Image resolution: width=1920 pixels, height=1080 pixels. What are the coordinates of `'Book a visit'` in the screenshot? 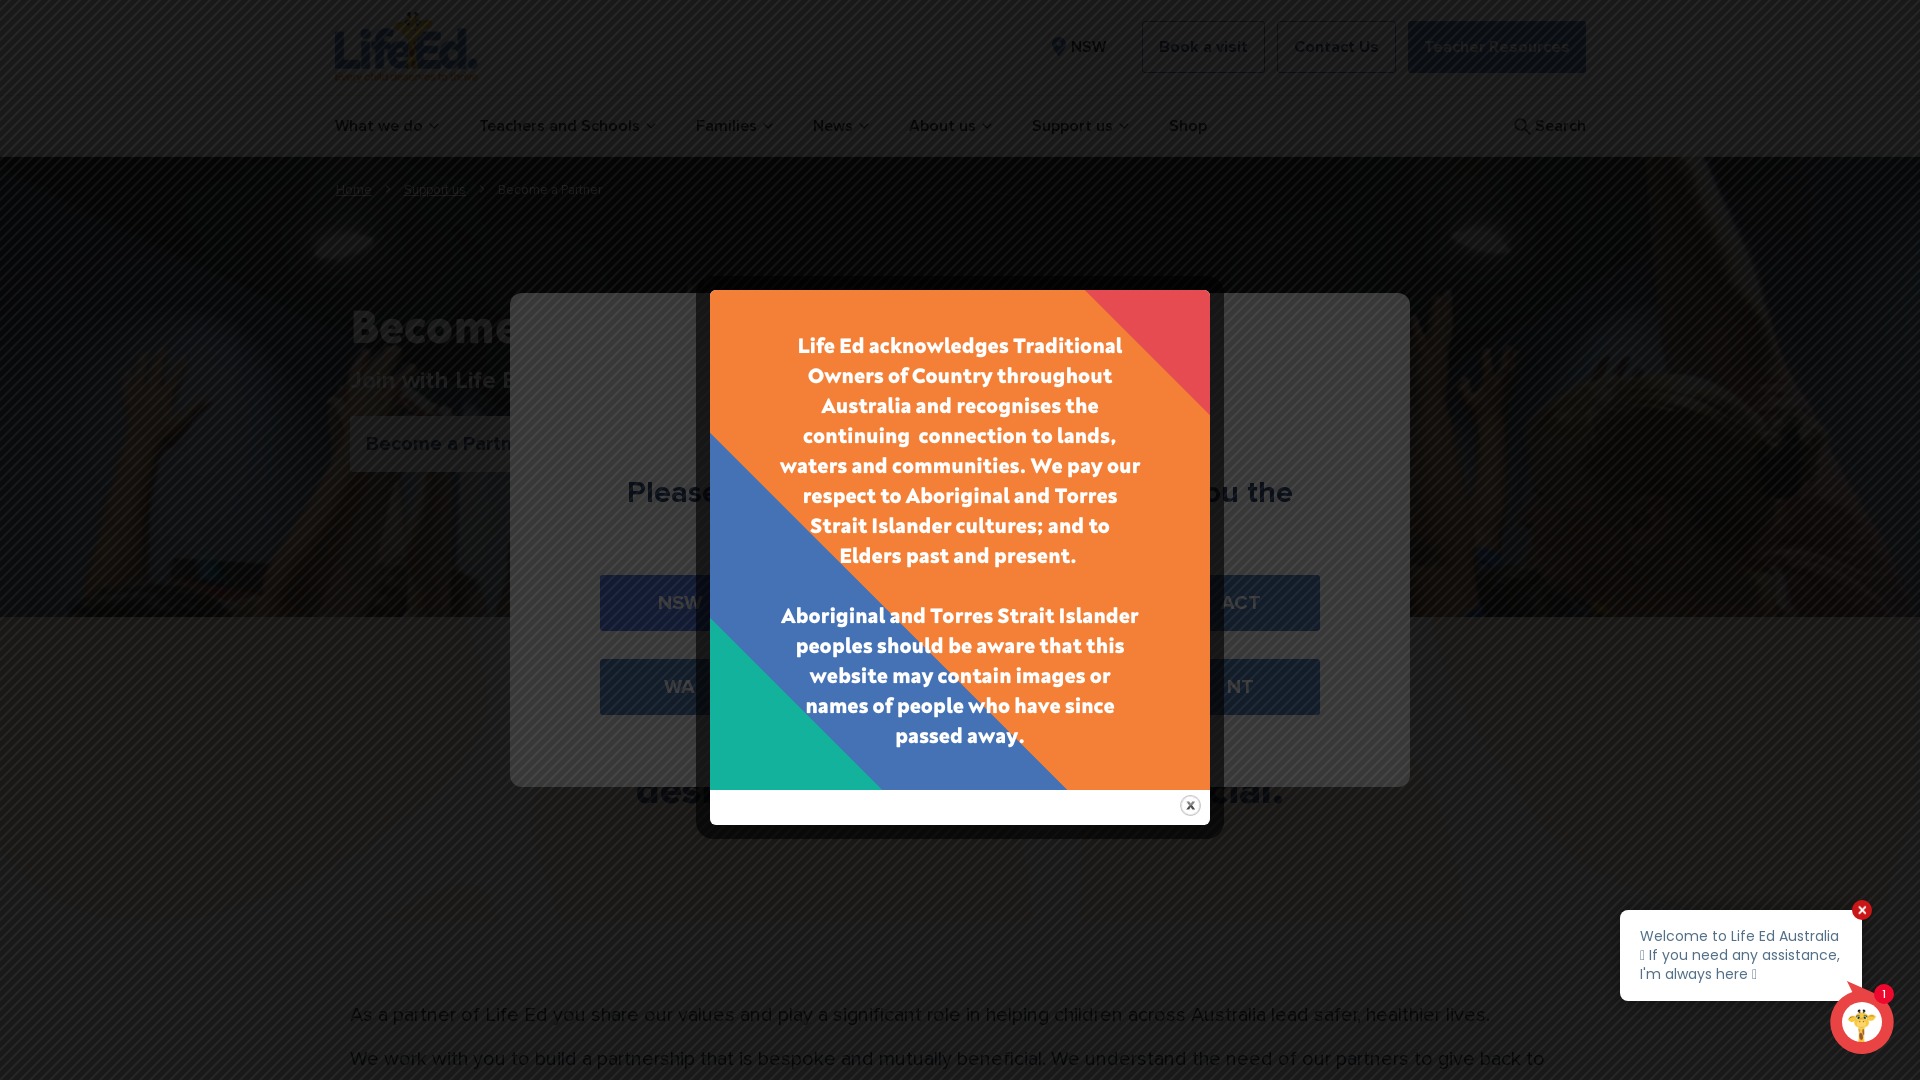 It's located at (1202, 45).